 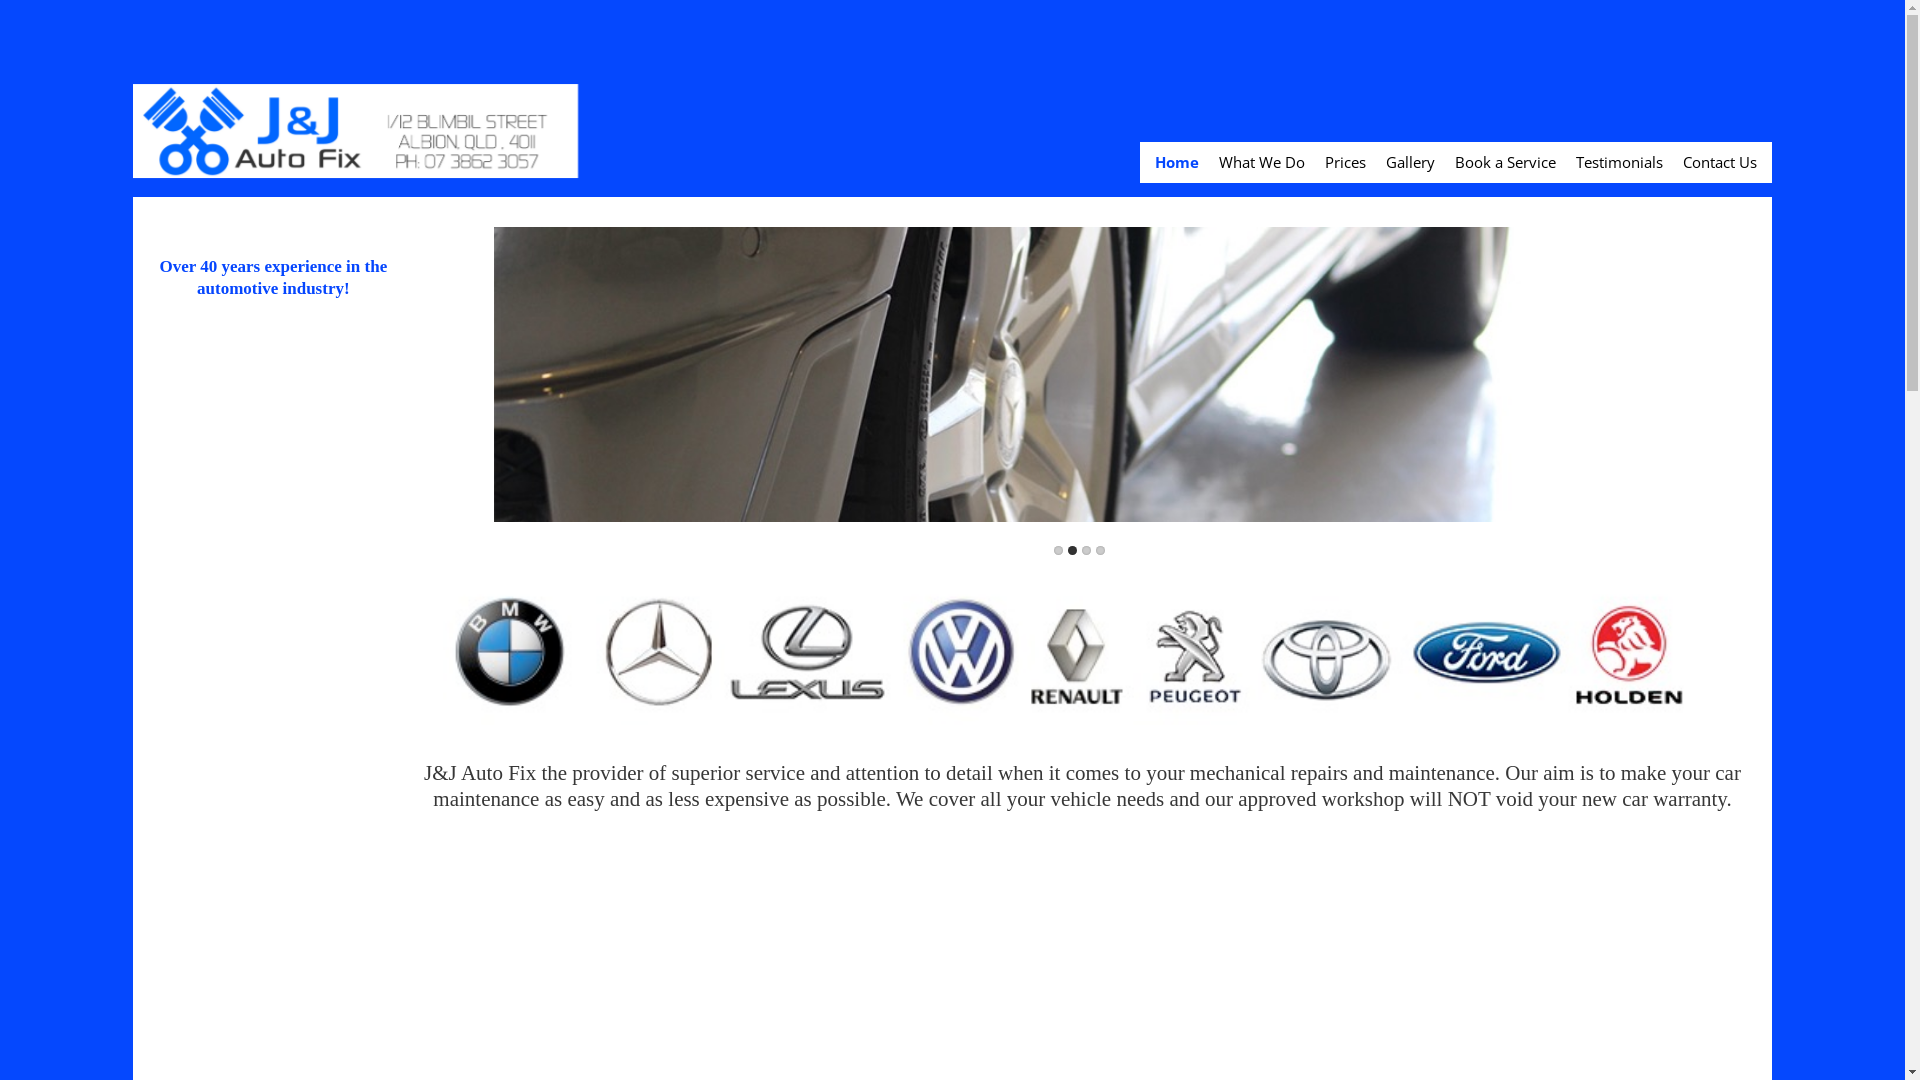 I want to click on 'Book a Service', so click(x=1505, y=161).